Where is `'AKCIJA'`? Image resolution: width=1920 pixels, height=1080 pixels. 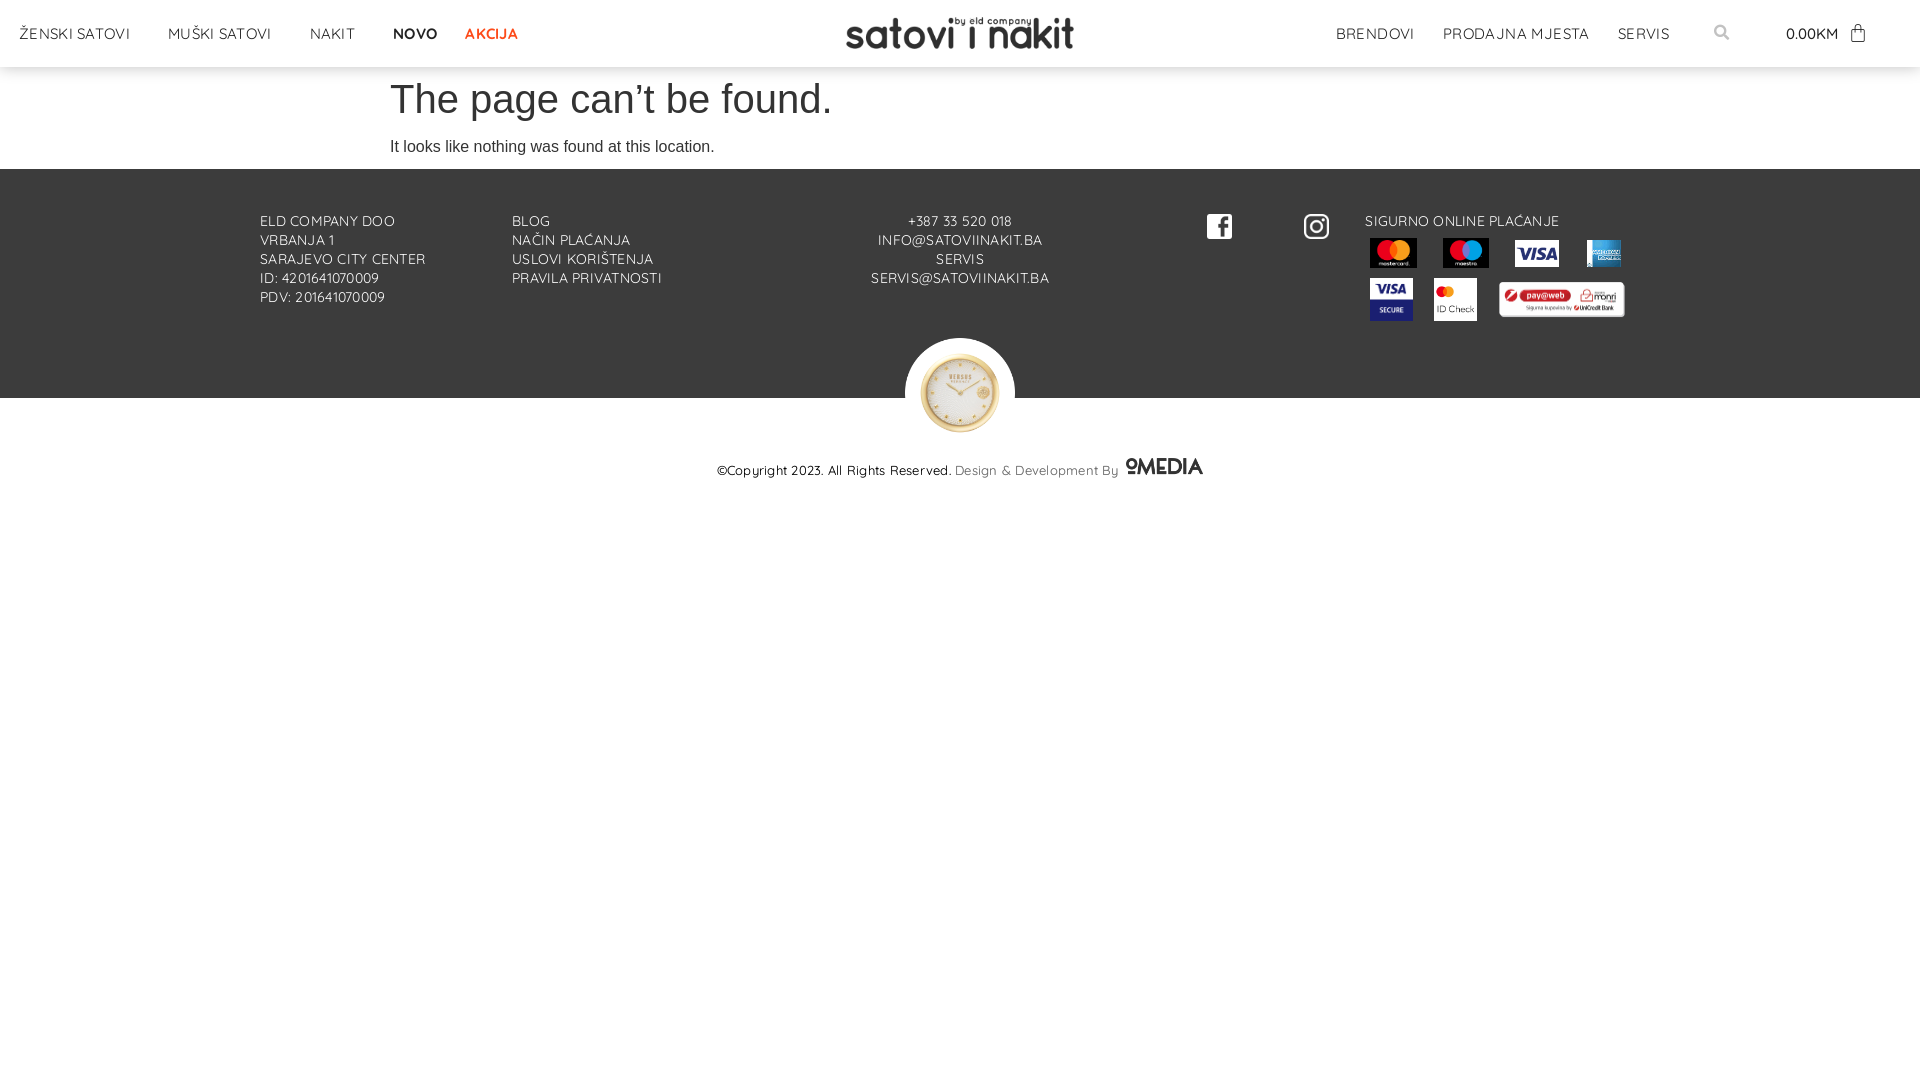
'AKCIJA' is located at coordinates (491, 33).